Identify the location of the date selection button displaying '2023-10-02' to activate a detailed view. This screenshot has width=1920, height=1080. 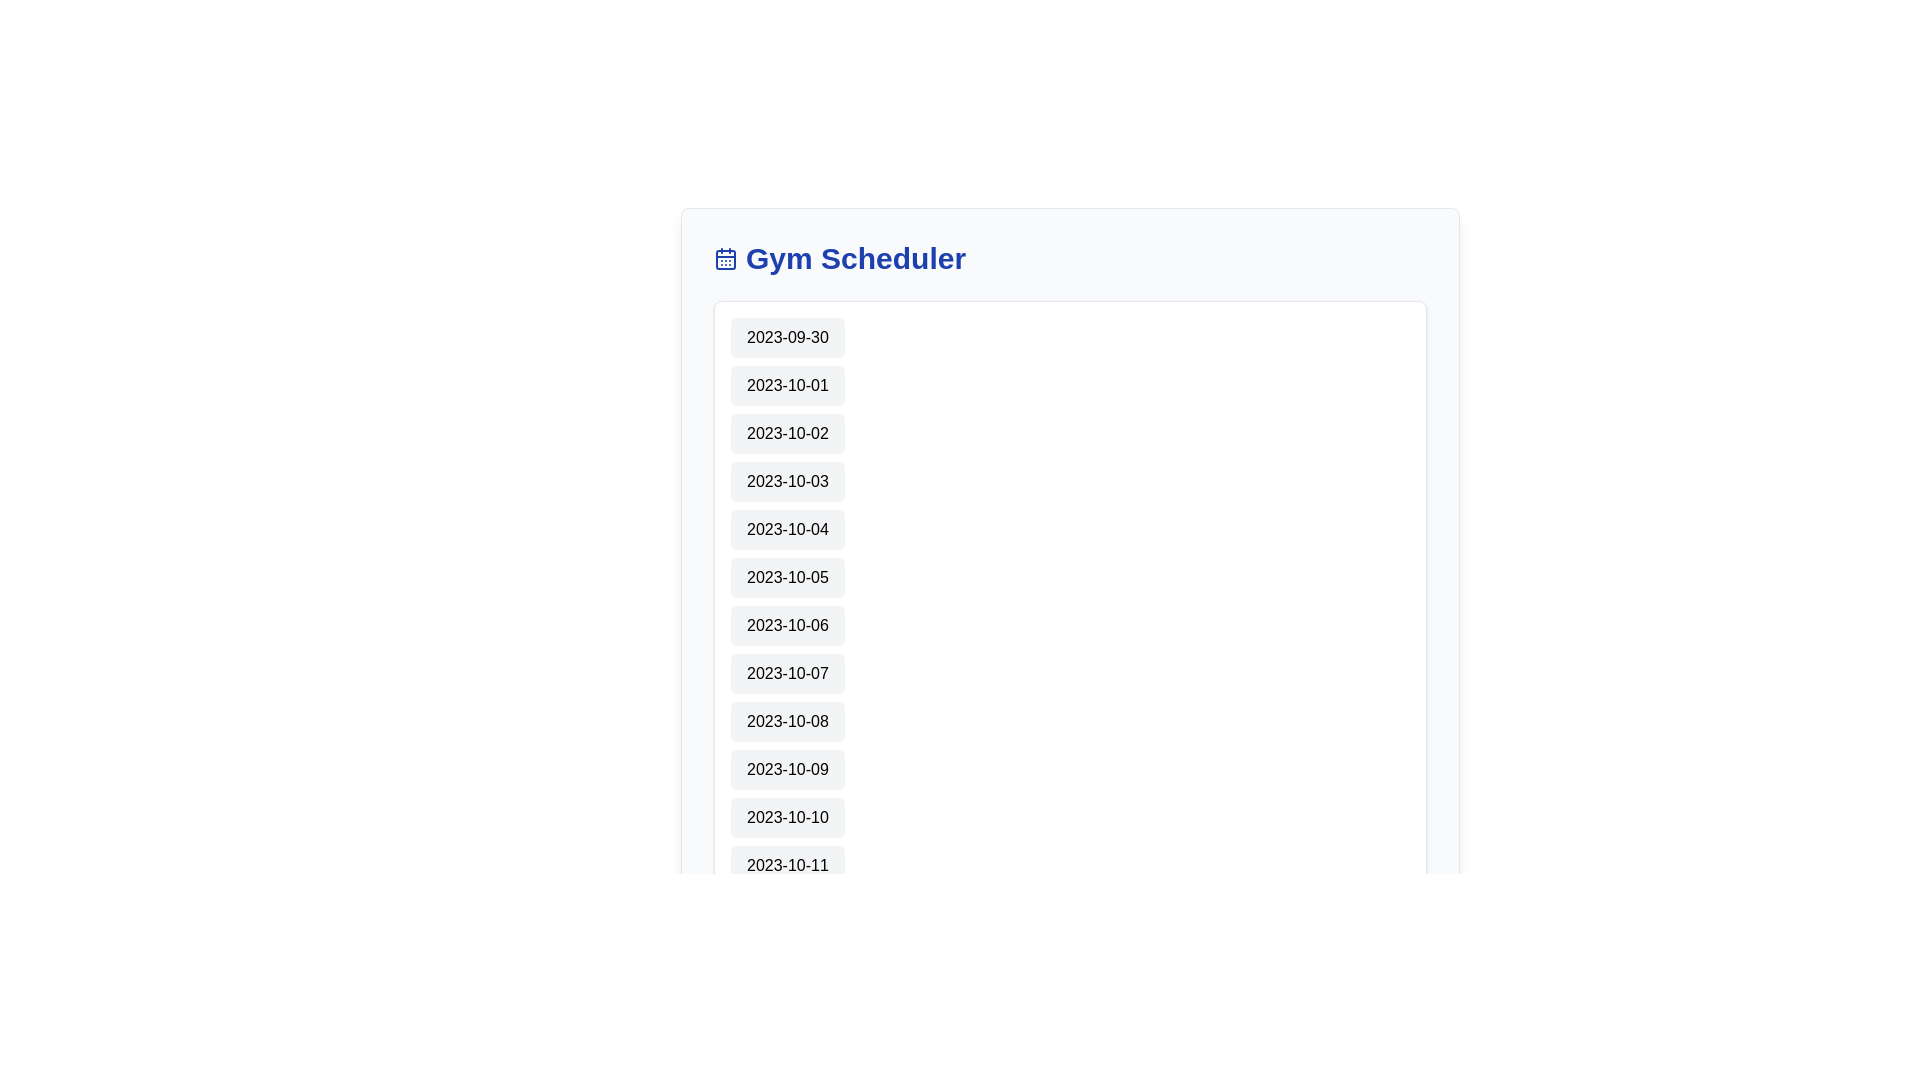
(786, 433).